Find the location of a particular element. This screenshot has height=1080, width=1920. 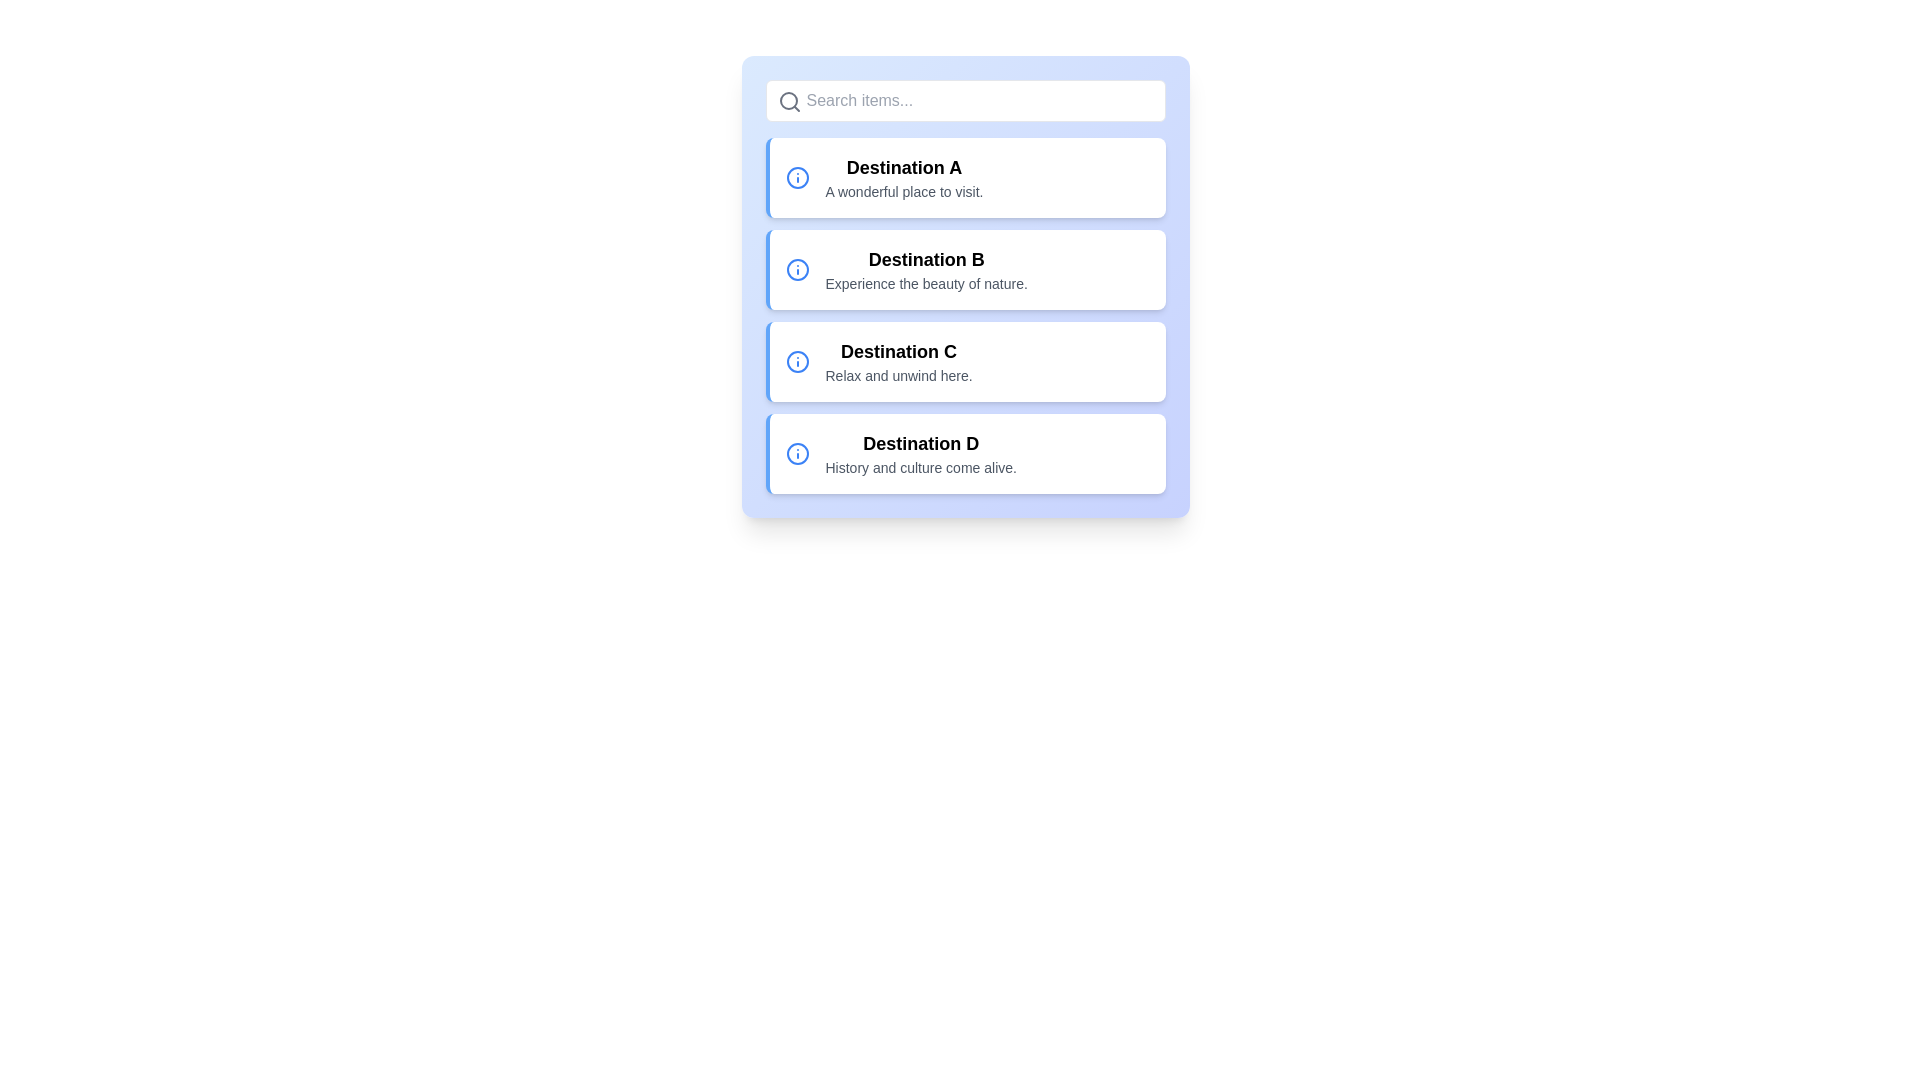

the inner circle of the magnifying glass icon, which represents the search functionality within the search bar at the top of the interface is located at coordinates (787, 100).